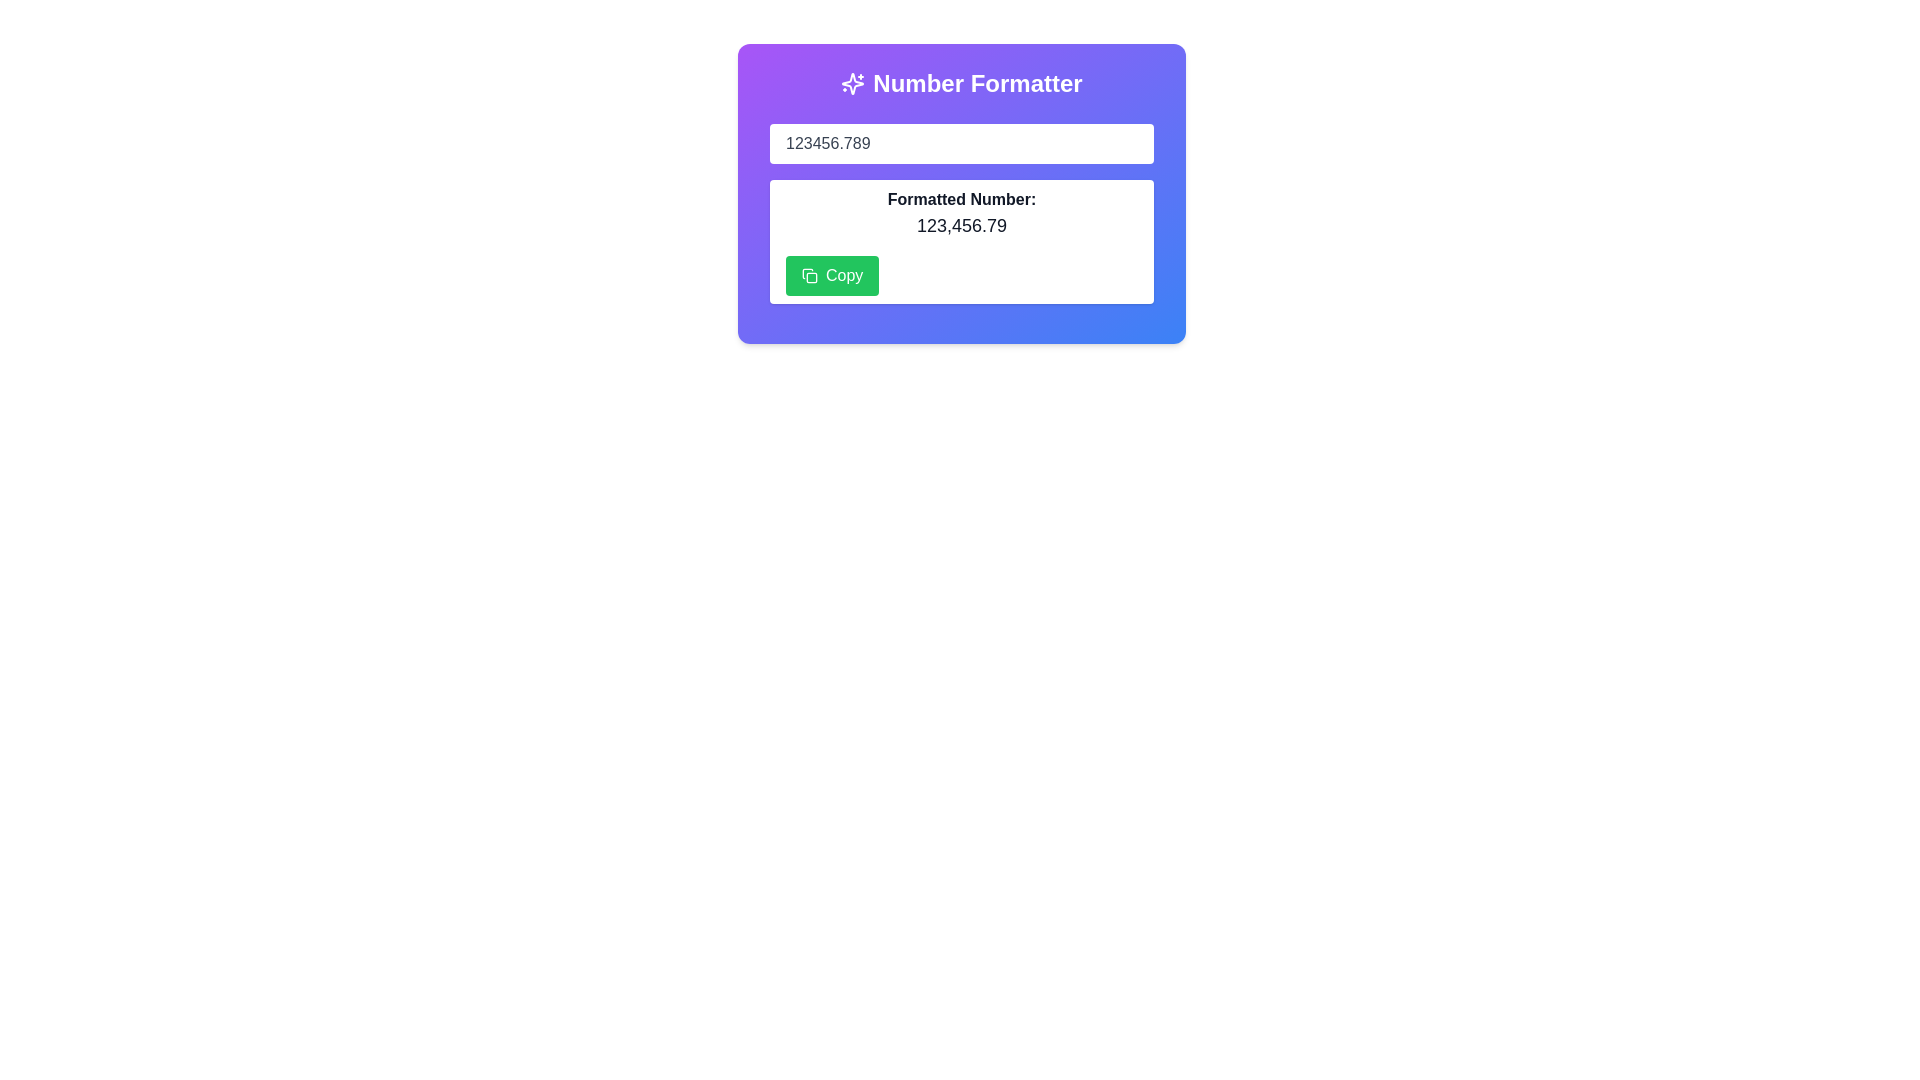  I want to click on the copy icon located to the left of the green 'Copy' button, so click(810, 276).